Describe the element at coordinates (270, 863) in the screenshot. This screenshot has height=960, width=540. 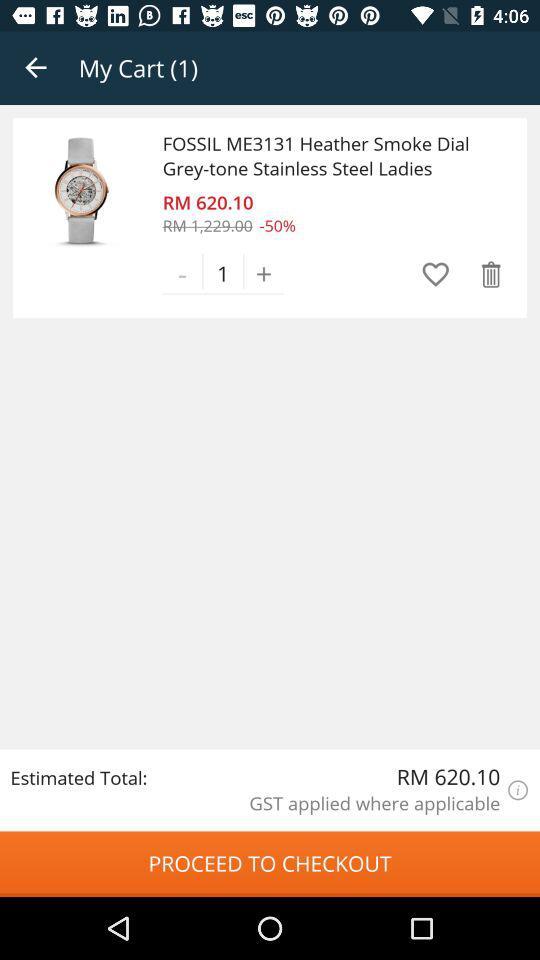
I see `icon below gst applied where item` at that location.